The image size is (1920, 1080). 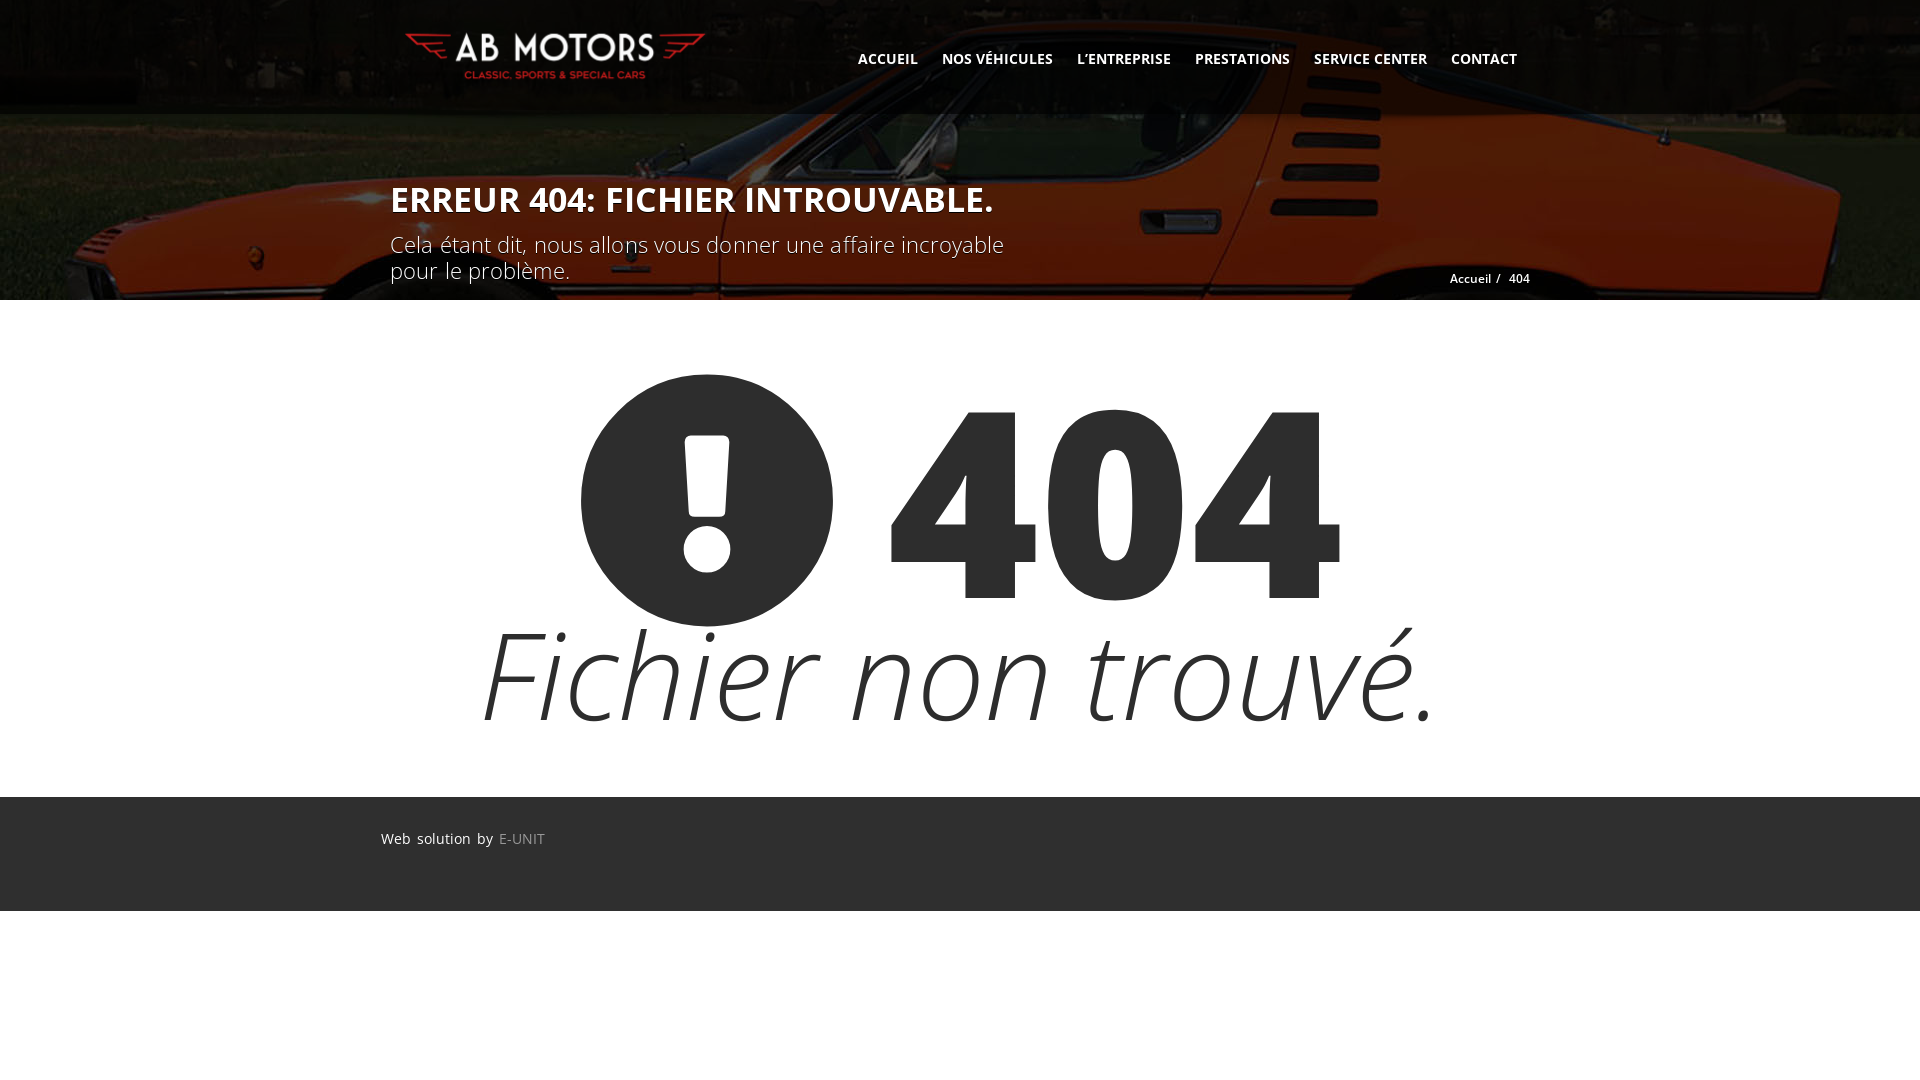 I want to click on 'SERVICE CENTER', so click(x=1369, y=56).